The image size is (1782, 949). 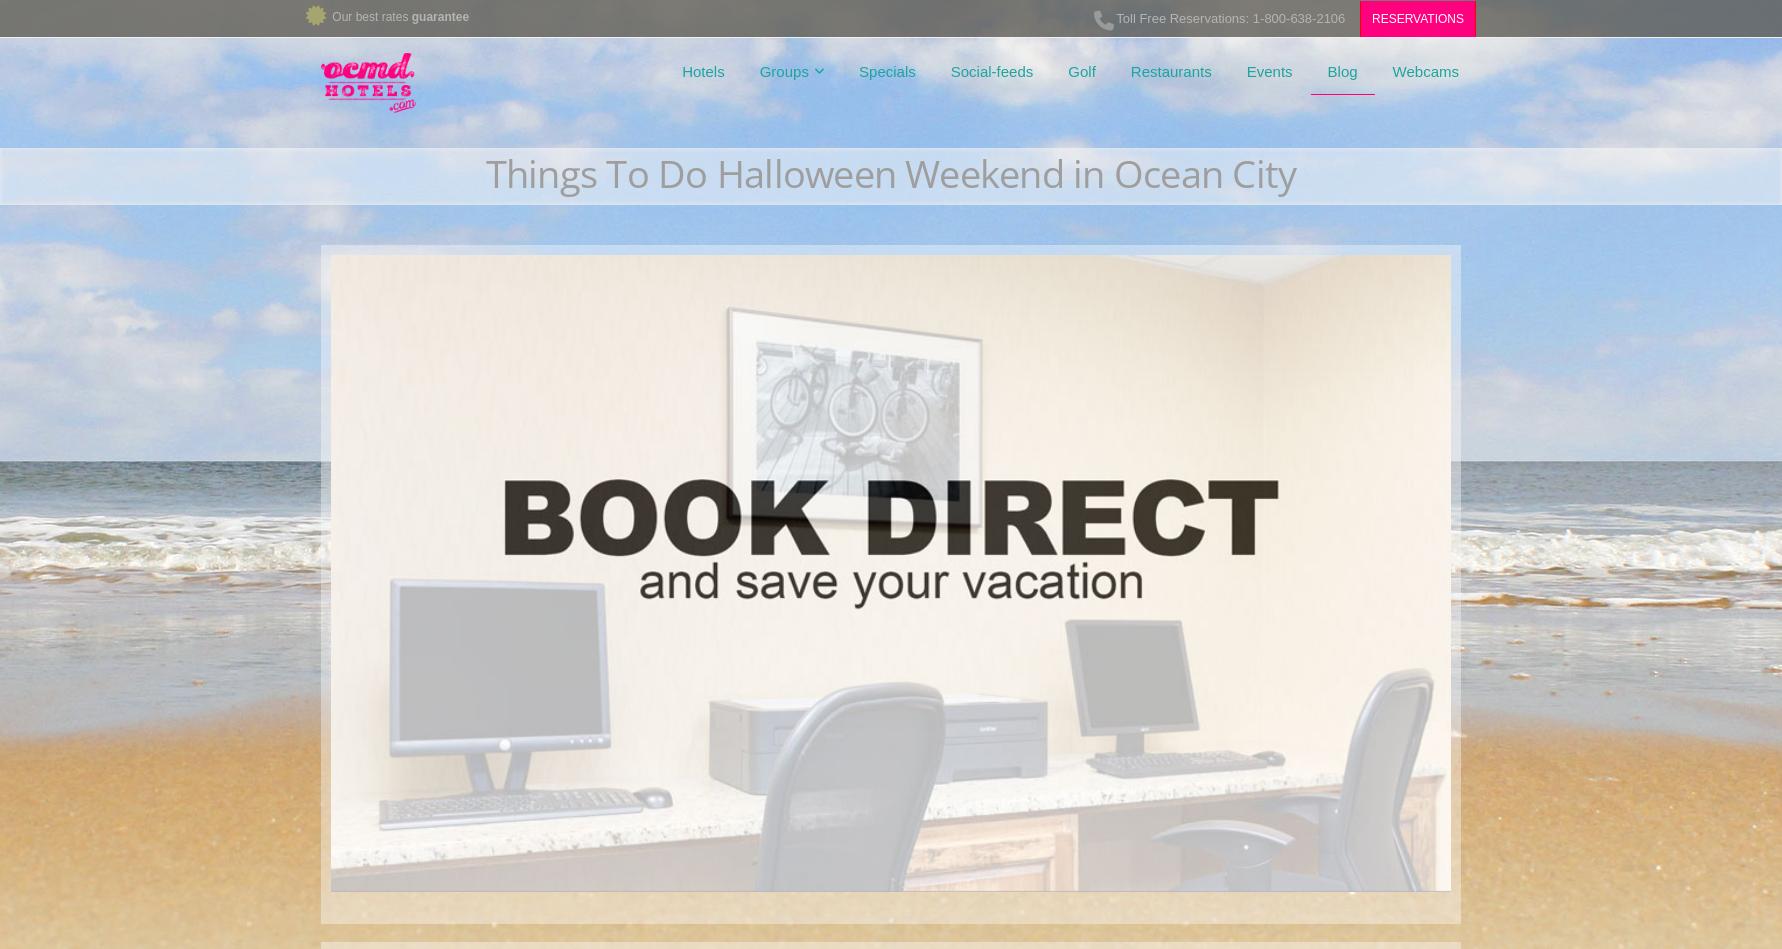 I want to click on 'Our best rates', so click(x=371, y=16).